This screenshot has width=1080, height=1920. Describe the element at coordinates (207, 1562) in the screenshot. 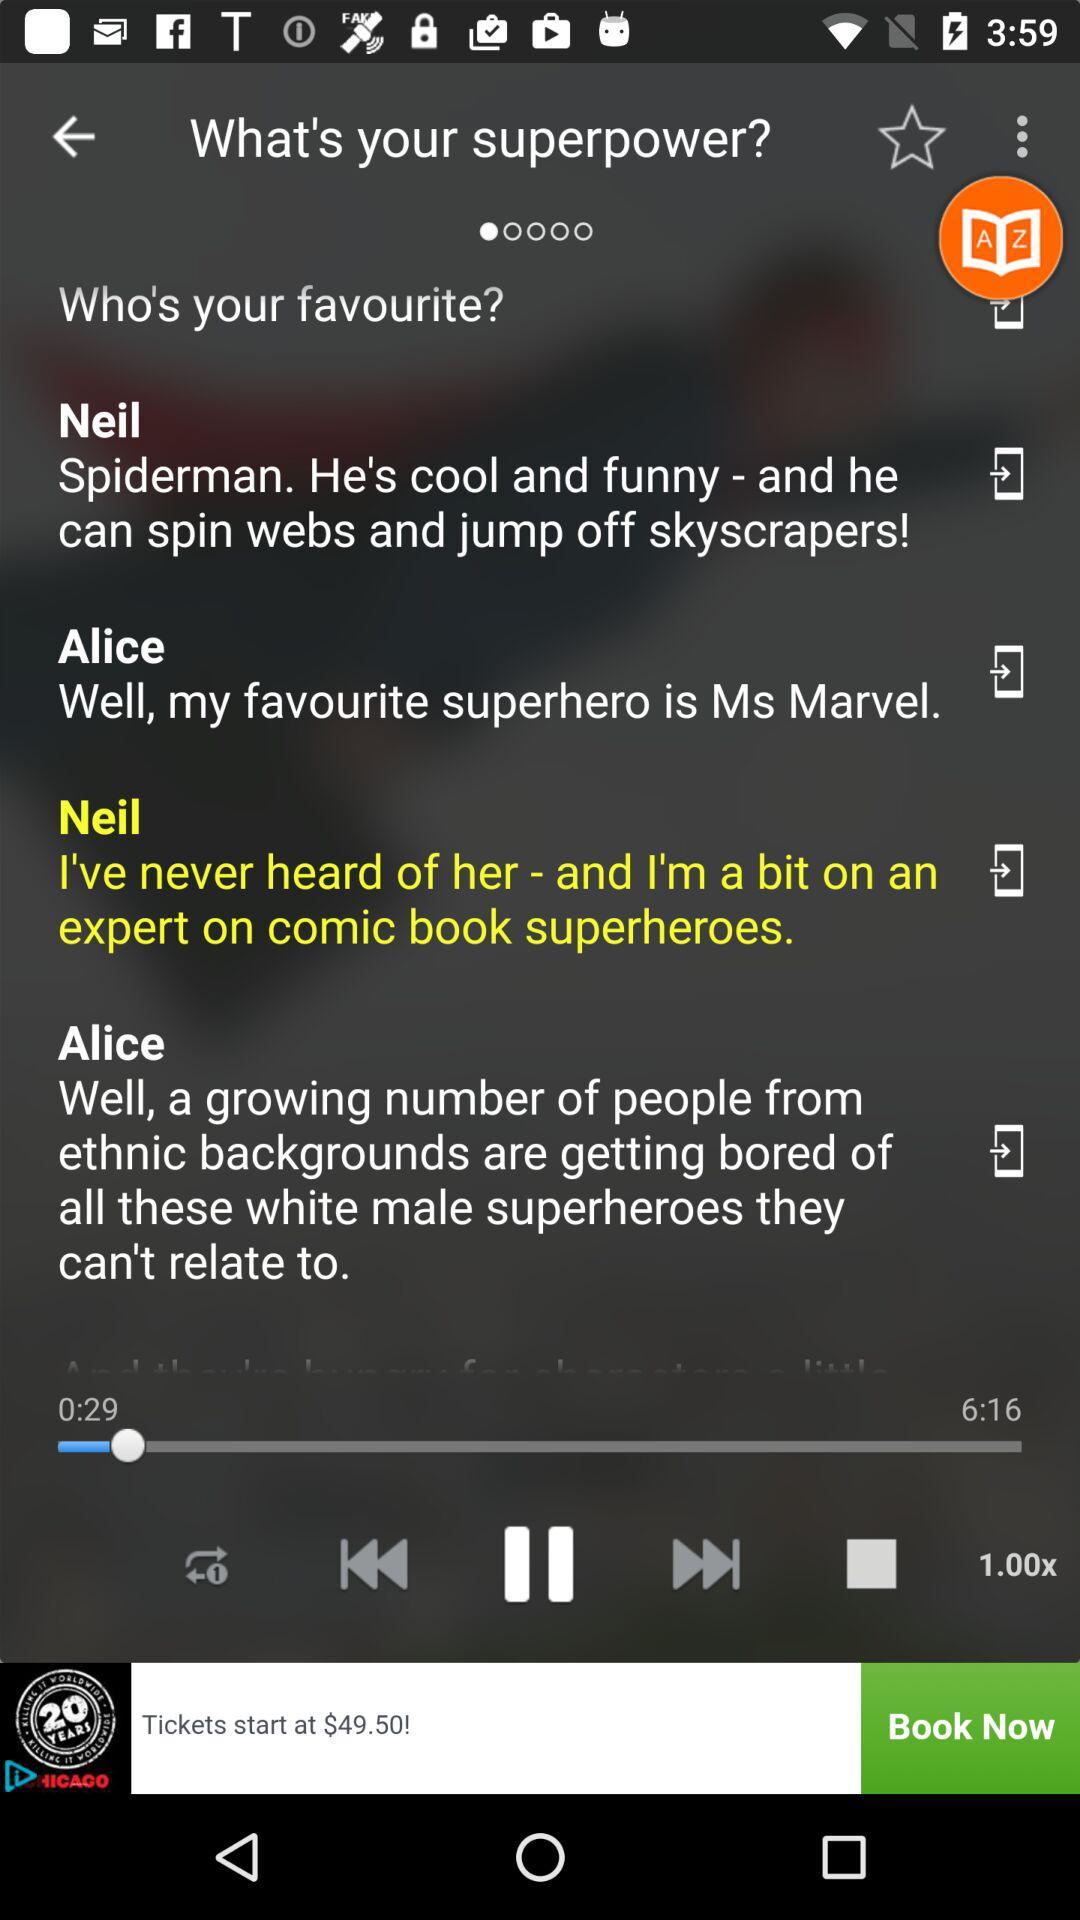

I see `repeat option` at that location.